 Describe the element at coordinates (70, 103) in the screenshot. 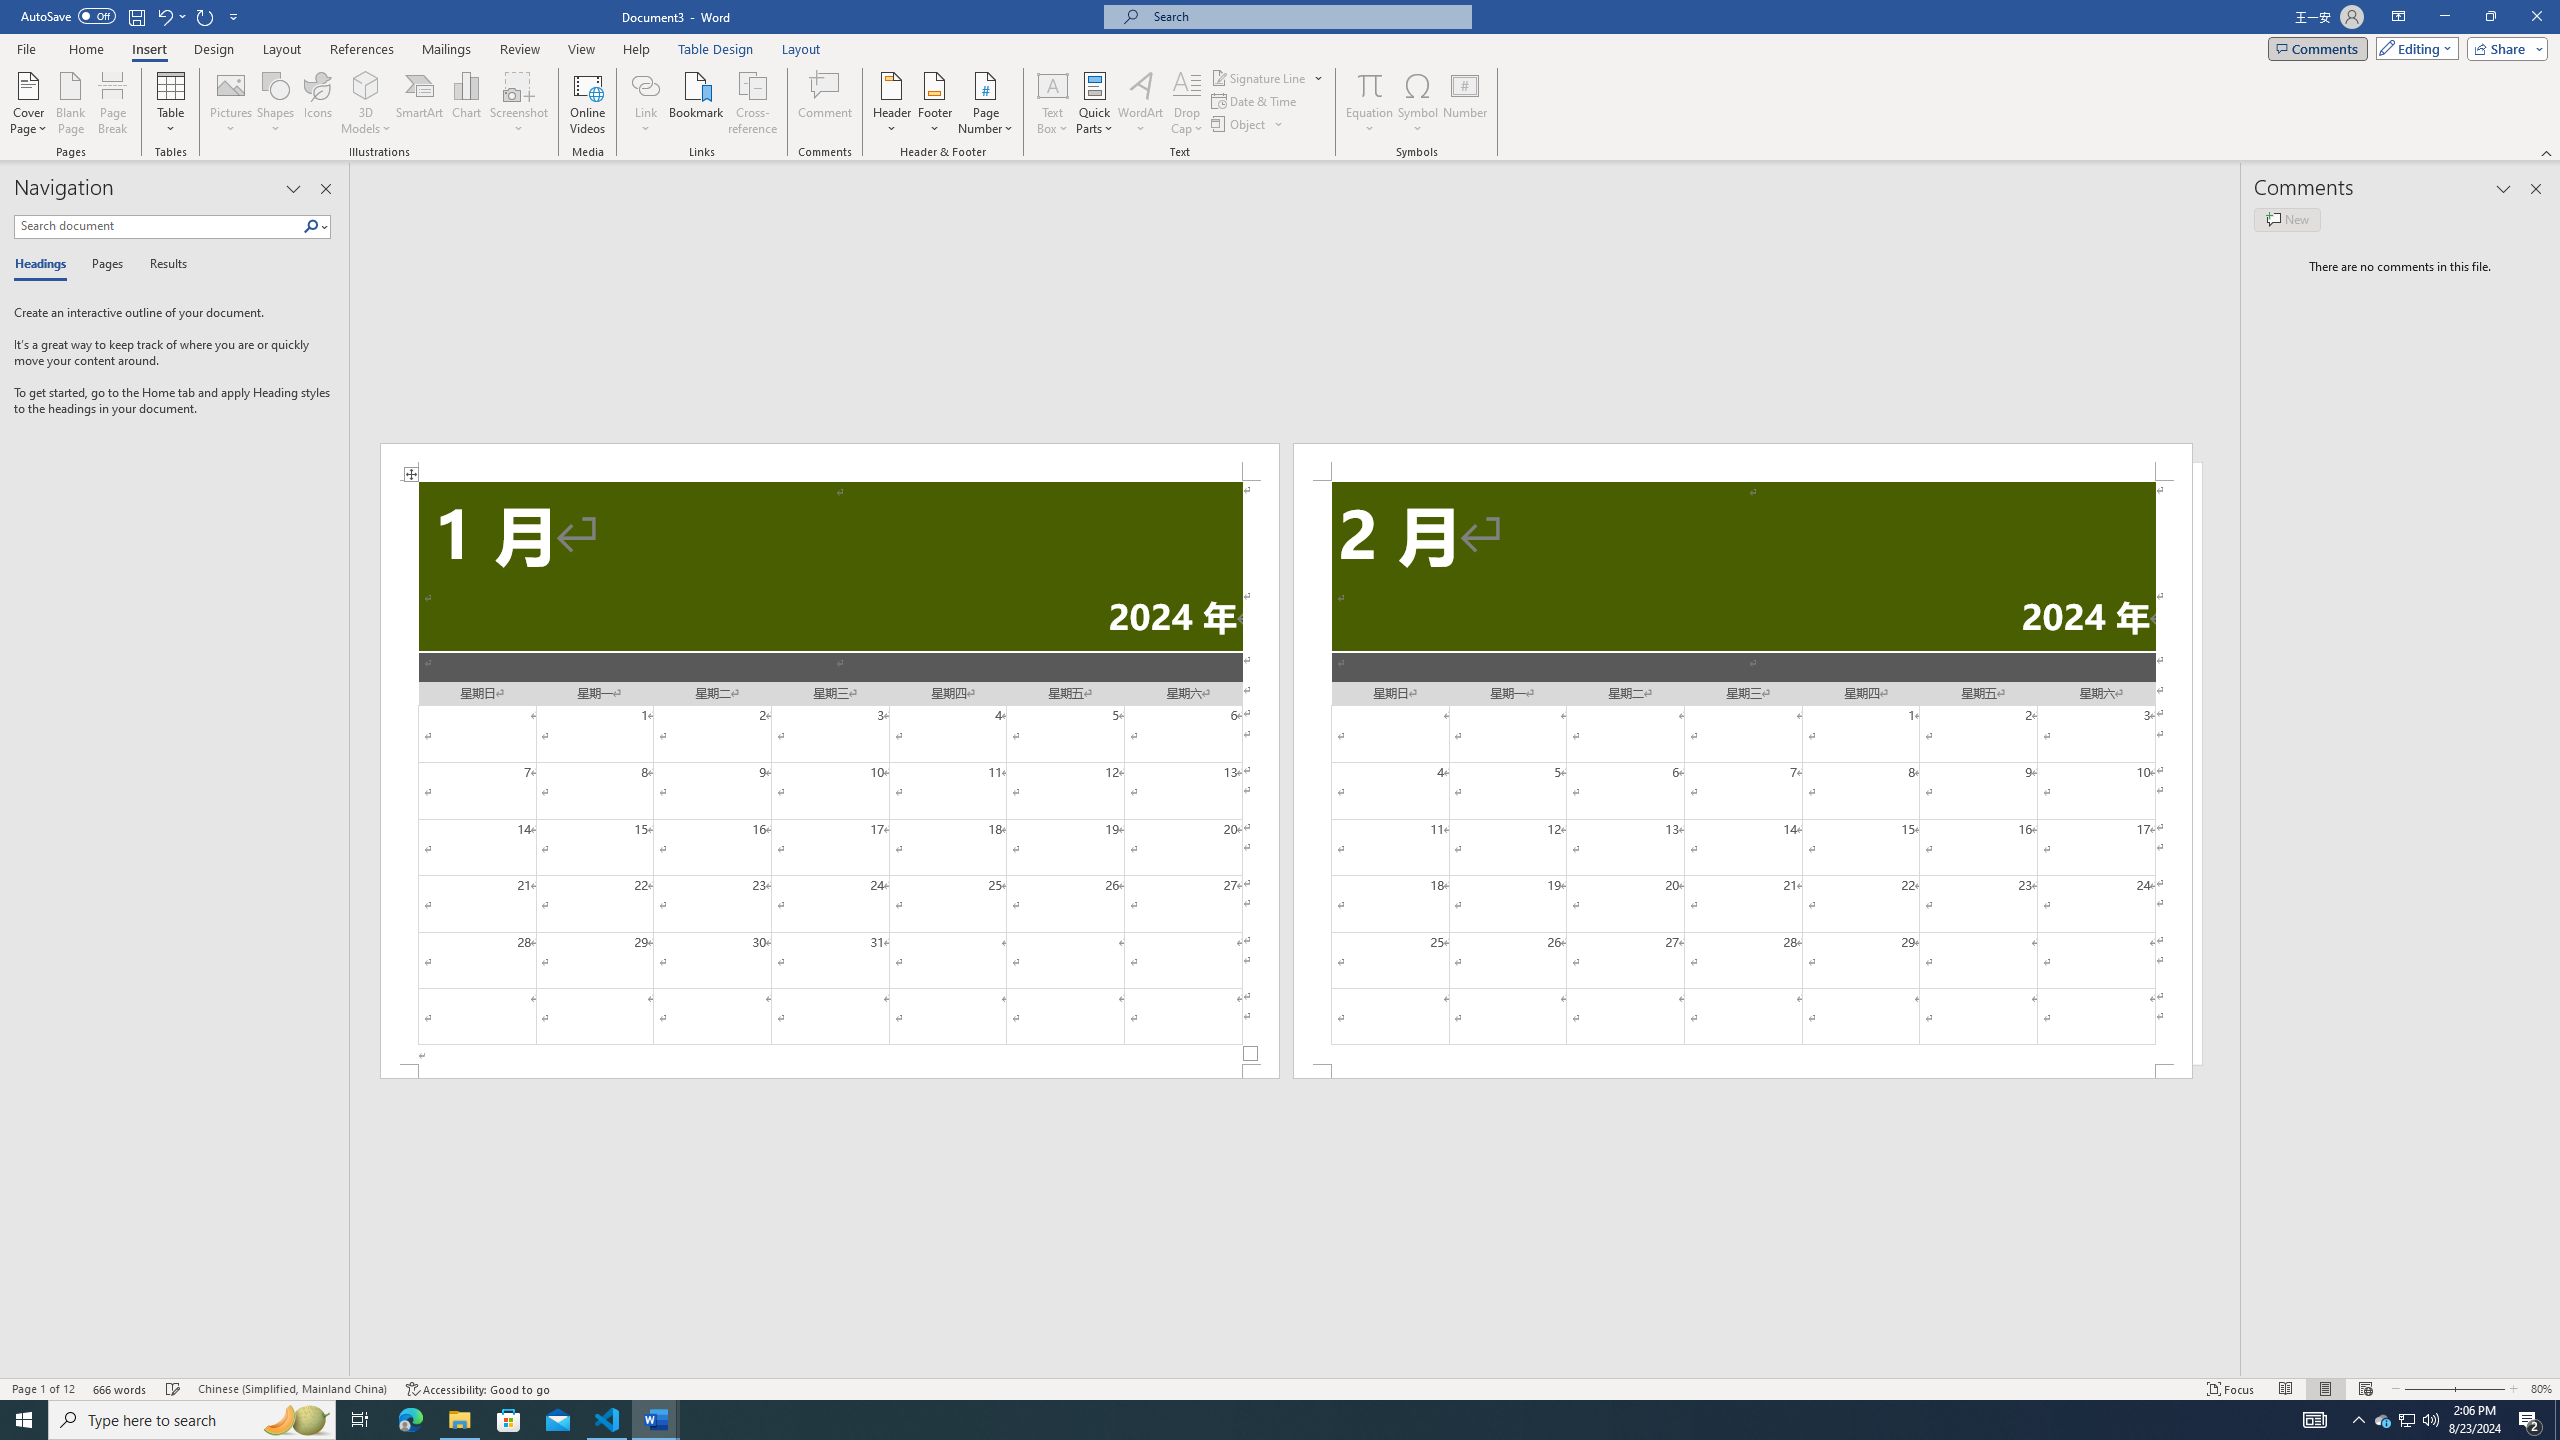

I see `'Blank Page'` at that location.